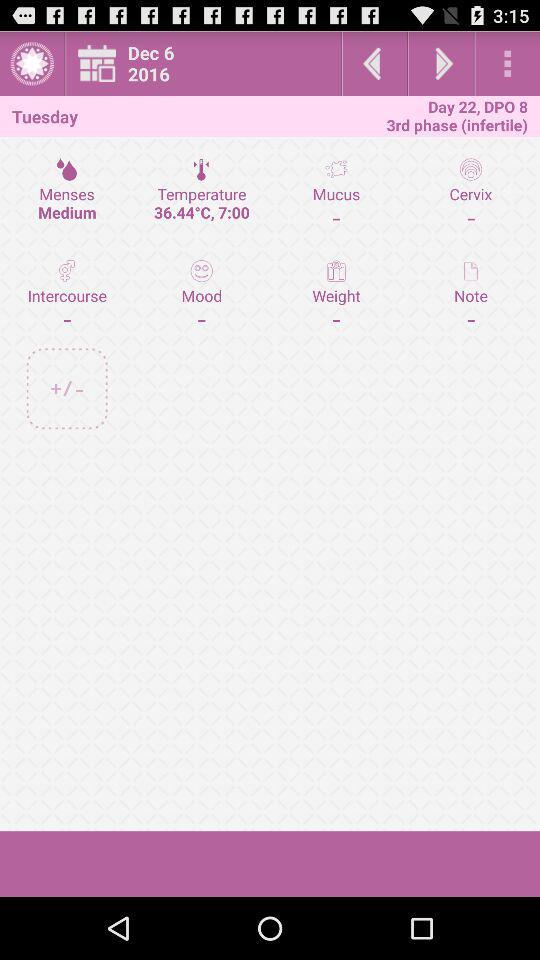  I want to click on icon to the right of menses, so click(201, 193).